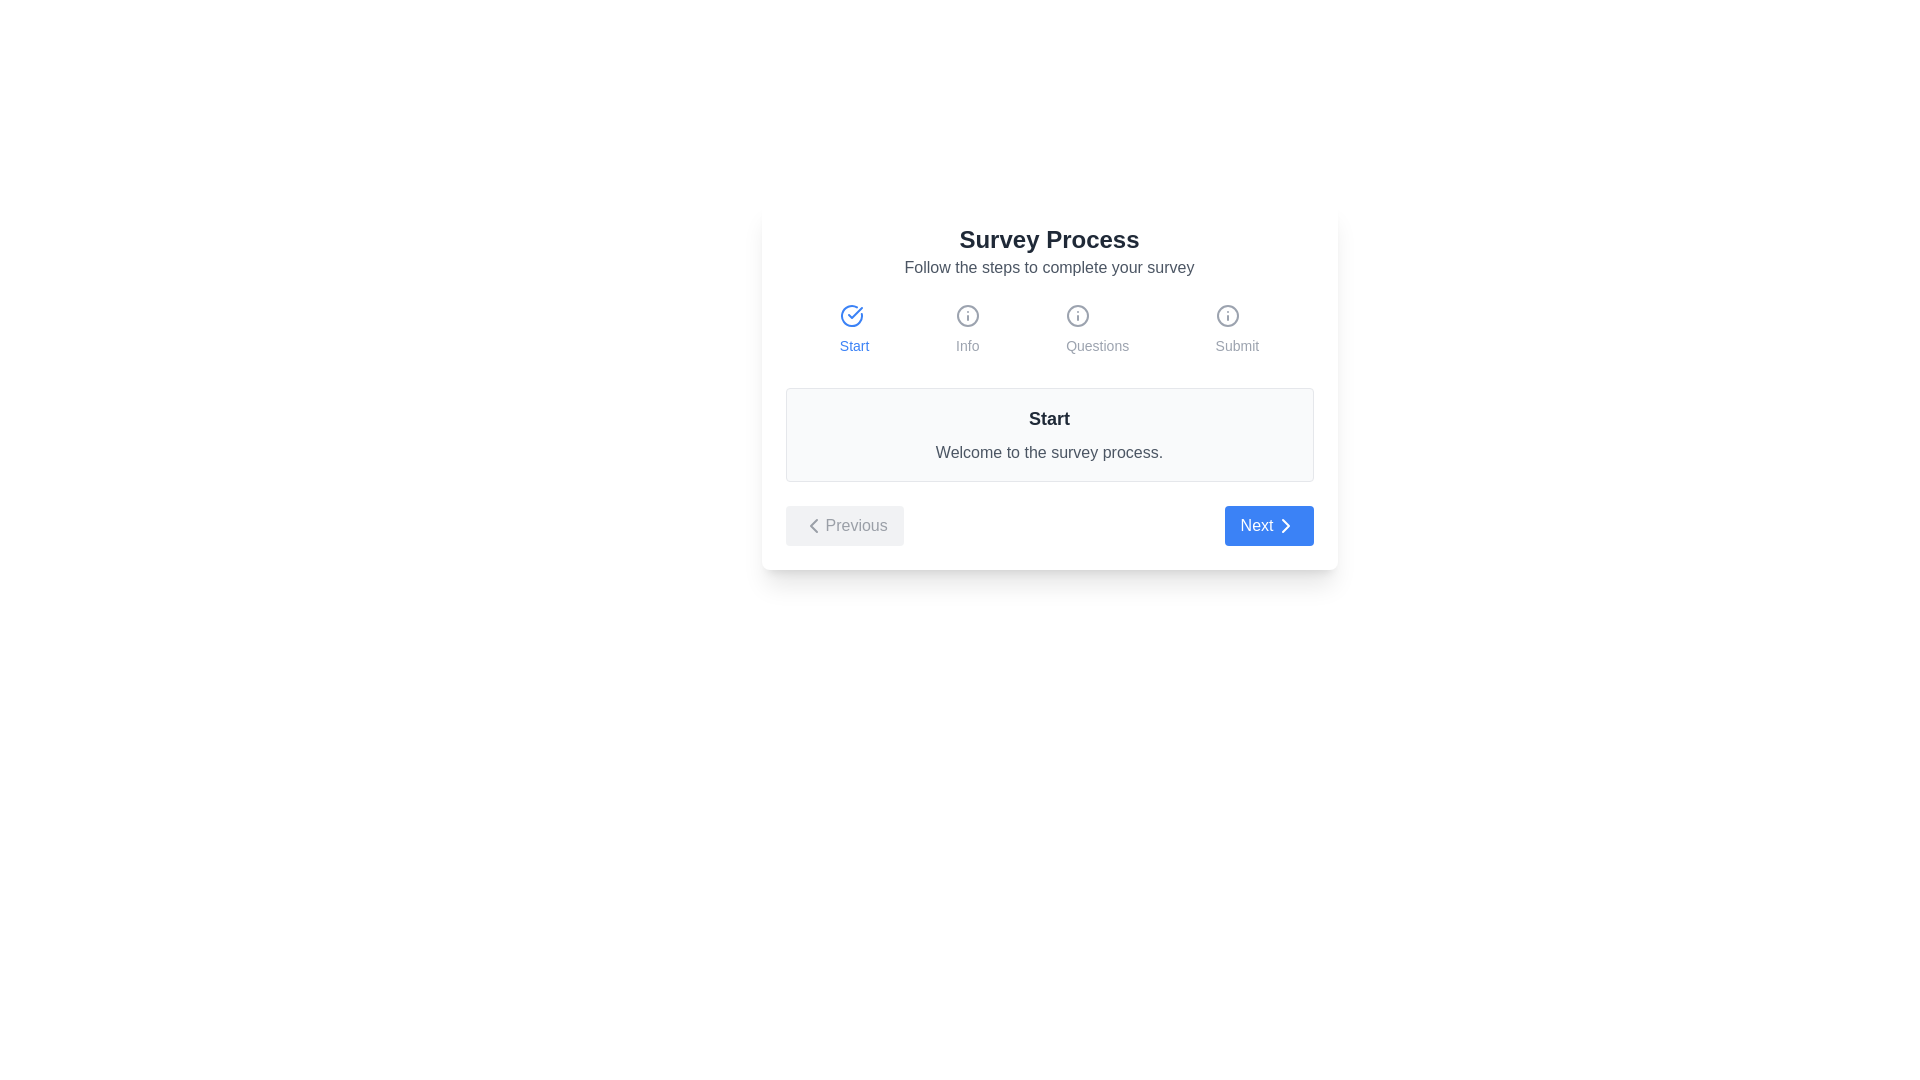 This screenshot has height=1080, width=1920. I want to click on the circular base of the second step icon in the multi-step process bar represented by the SVG element, so click(1077, 315).